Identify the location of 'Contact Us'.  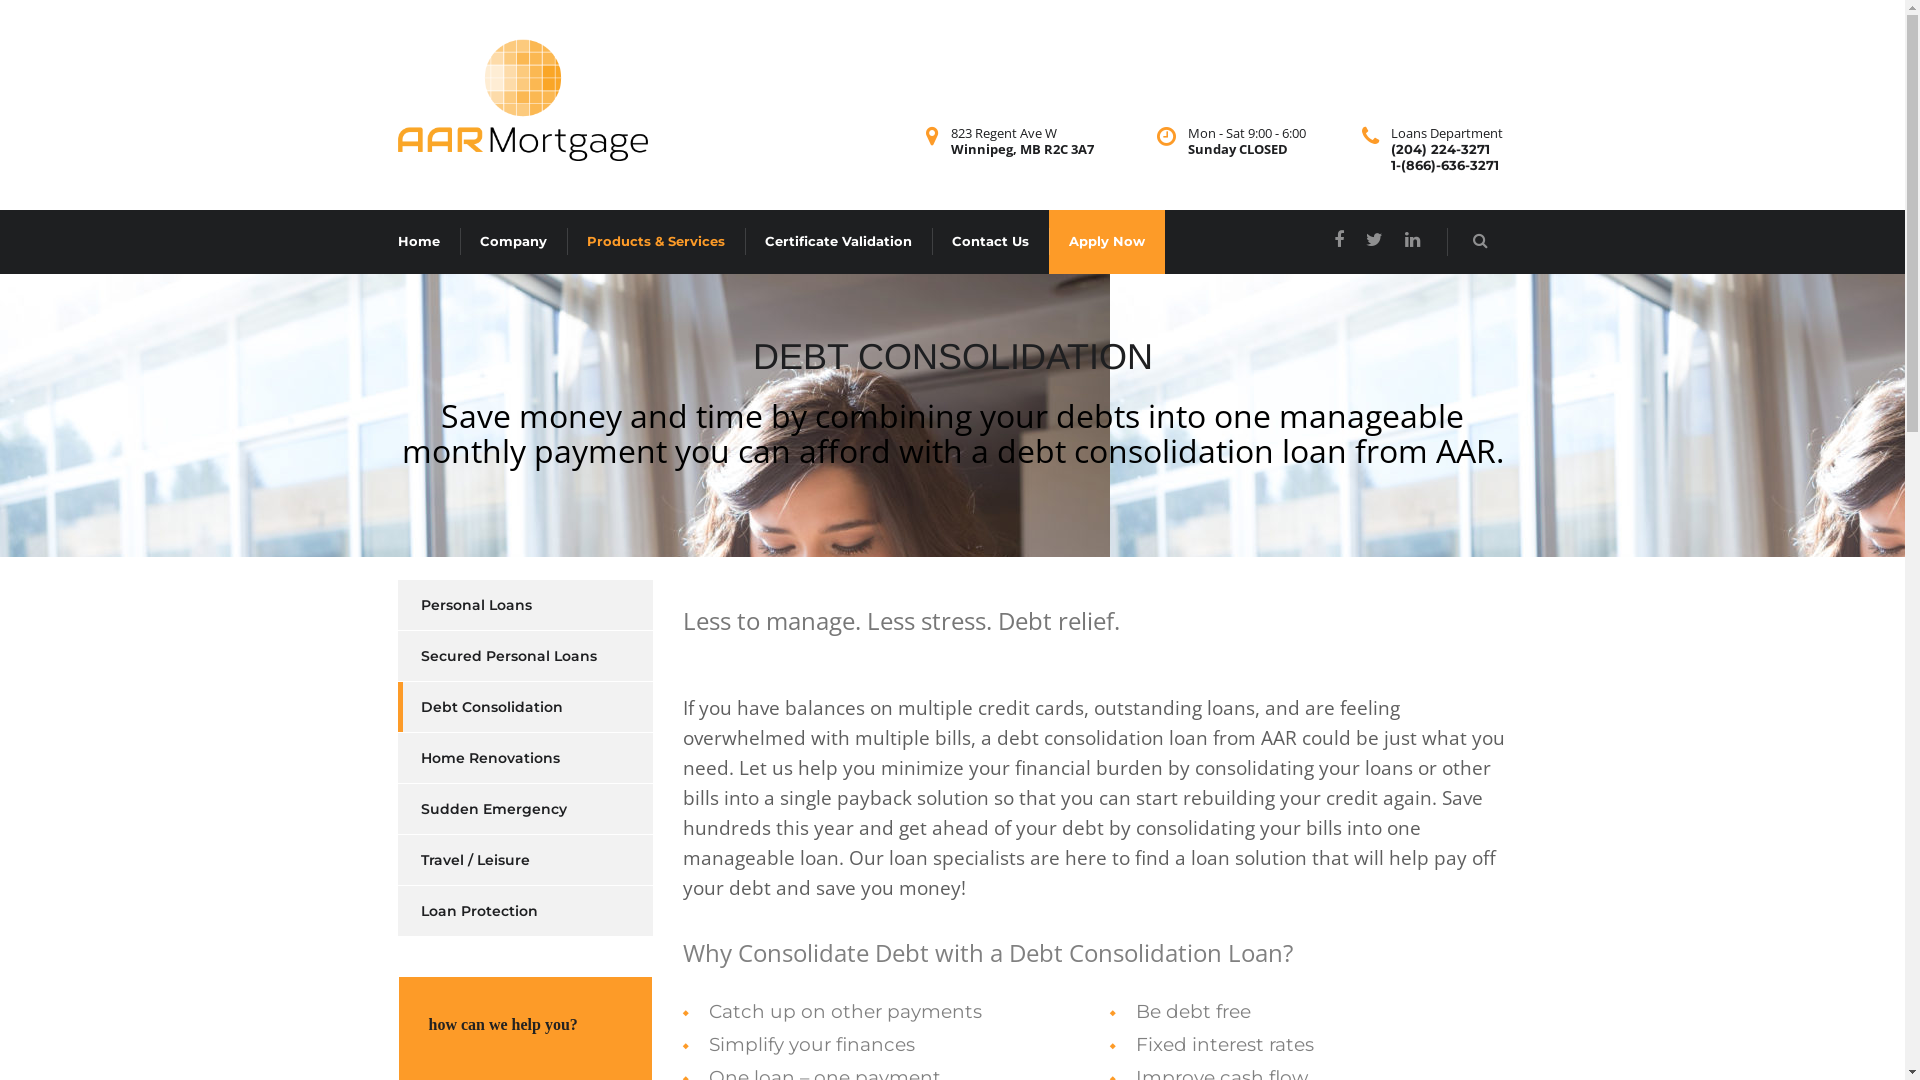
(990, 241).